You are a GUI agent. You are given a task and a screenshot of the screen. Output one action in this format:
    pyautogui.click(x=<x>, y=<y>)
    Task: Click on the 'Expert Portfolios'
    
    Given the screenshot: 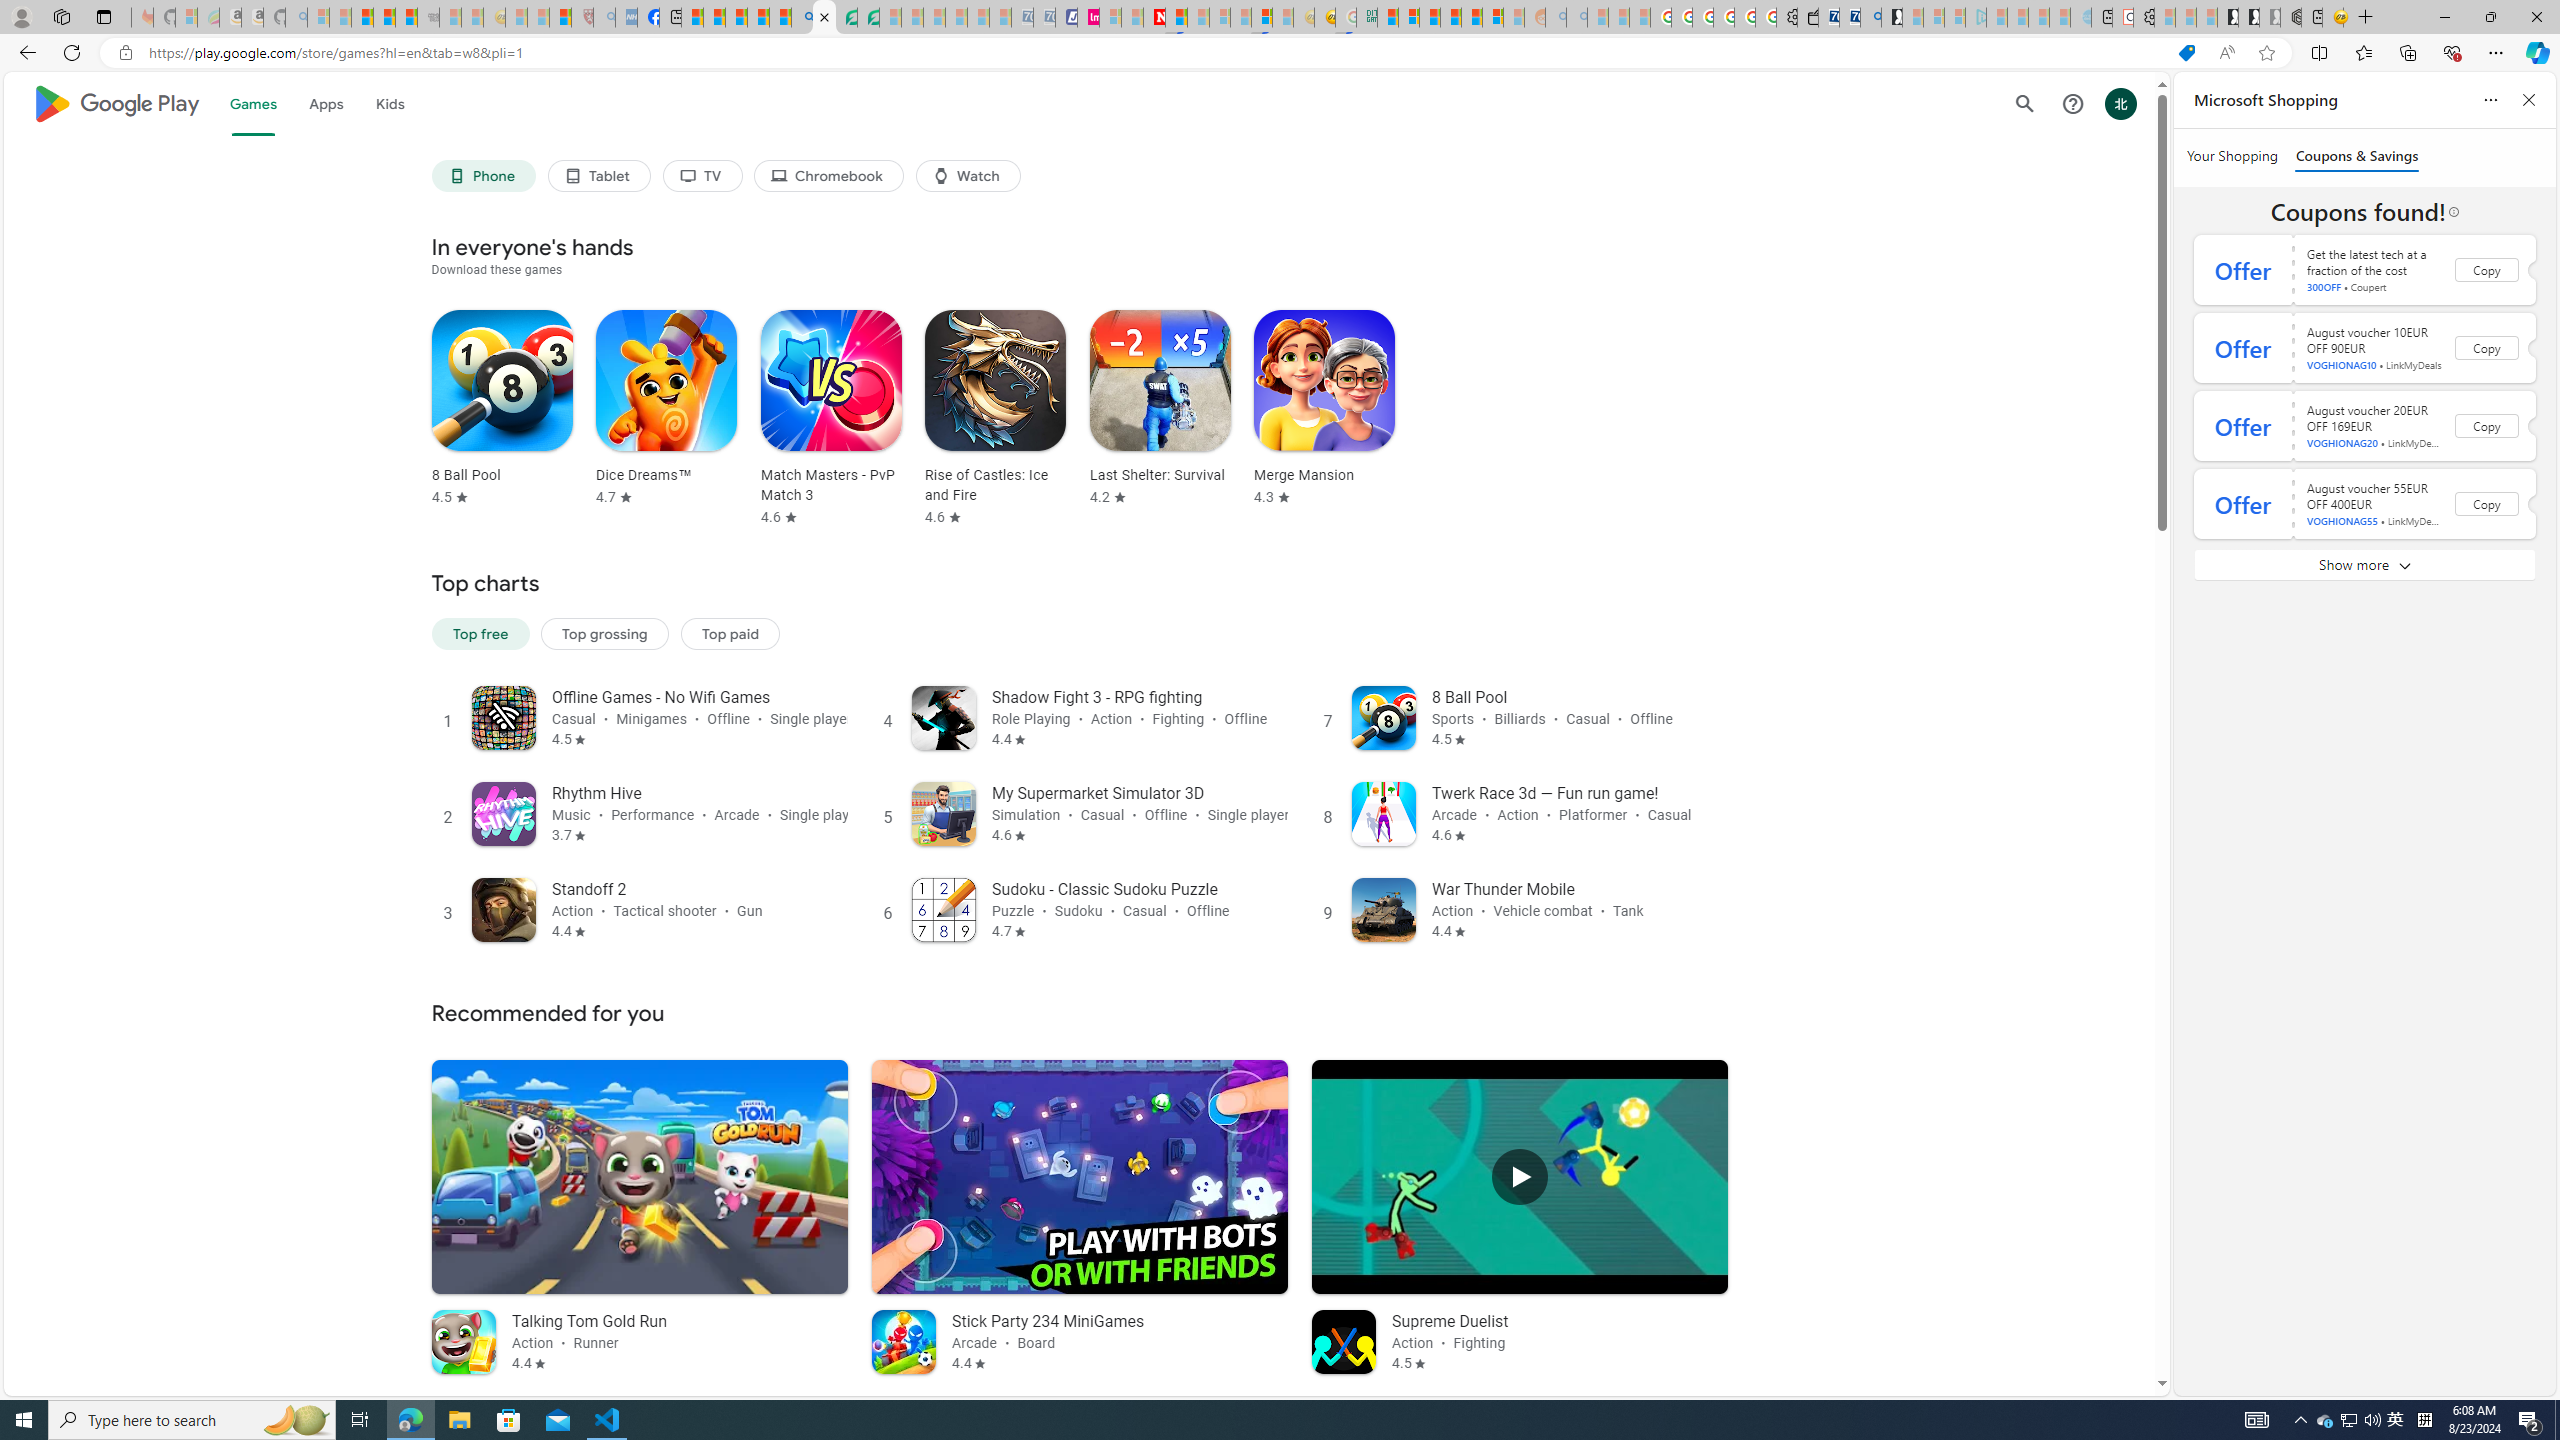 What is the action you would take?
    pyautogui.click(x=1450, y=16)
    